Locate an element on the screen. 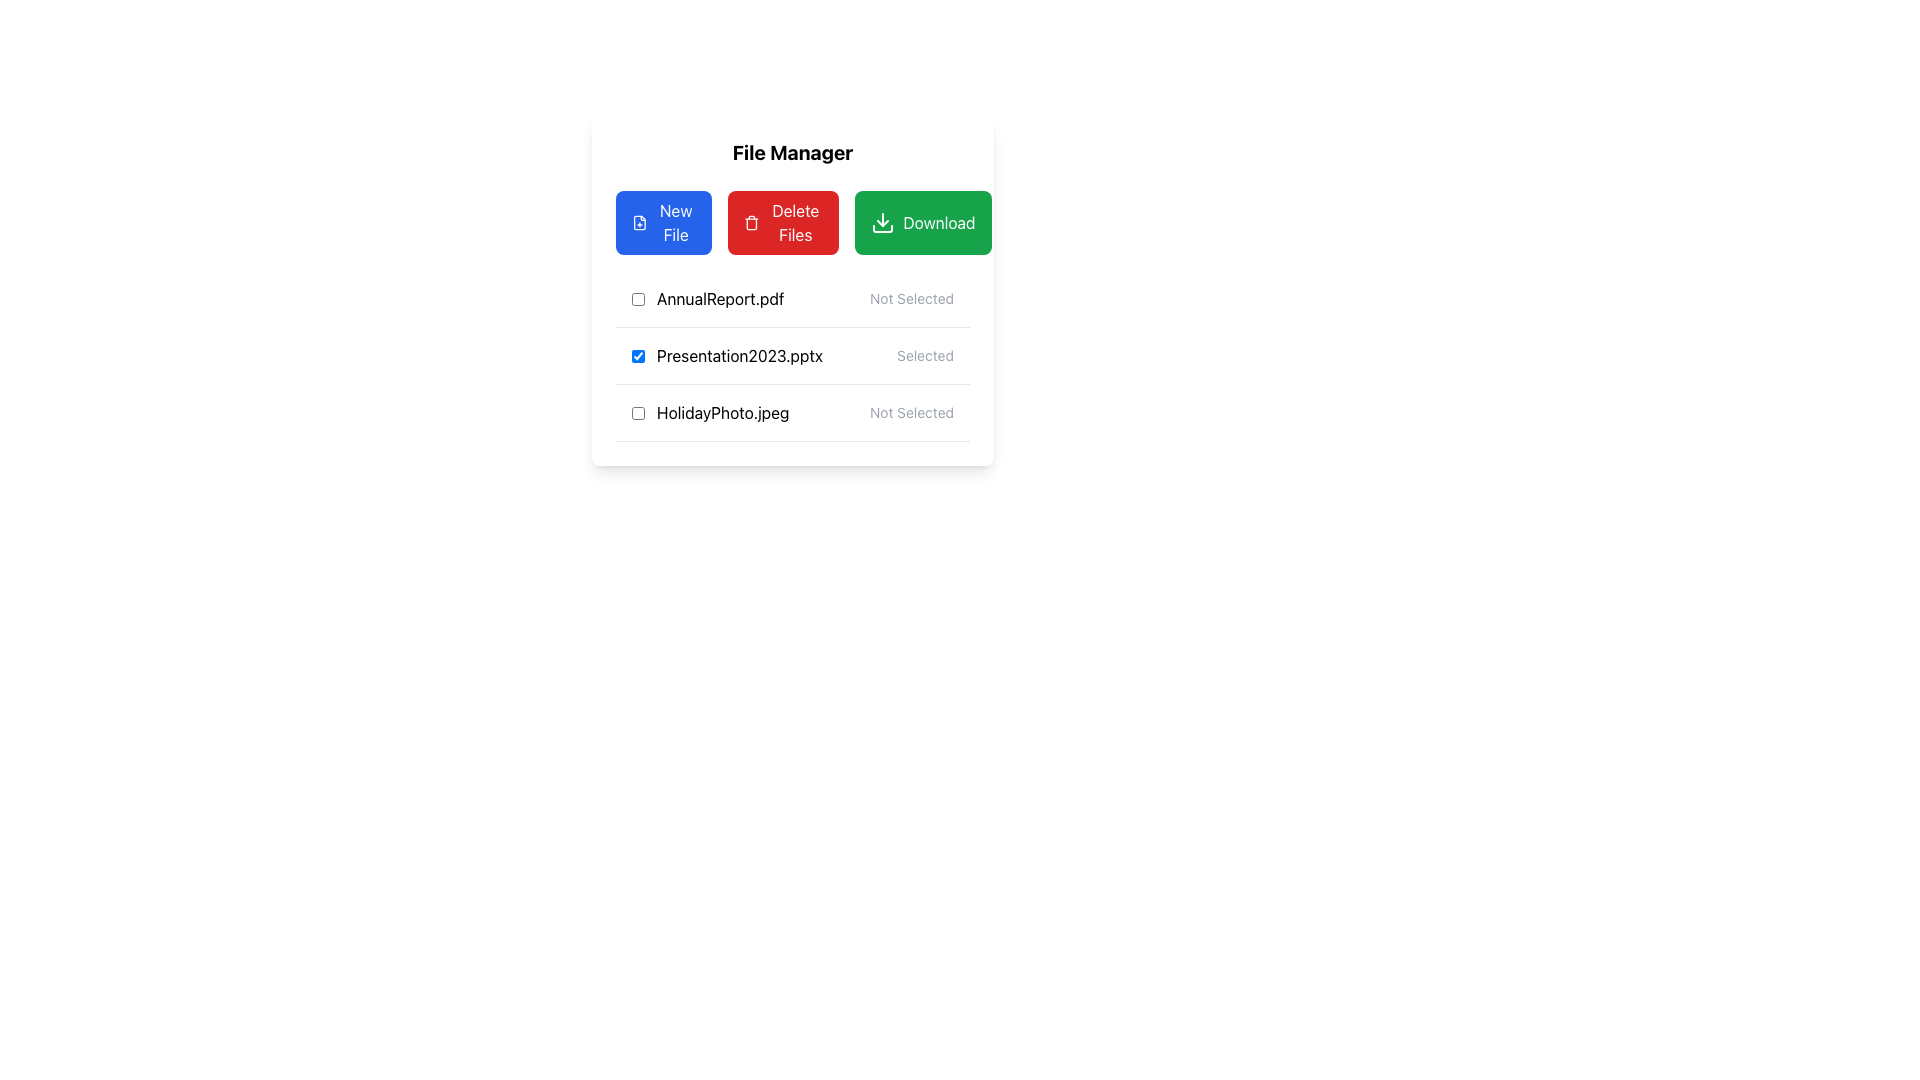 The width and height of the screenshot is (1920, 1080). the 'AnnualReport.pdf' file entry in the file manager is located at coordinates (708, 299).